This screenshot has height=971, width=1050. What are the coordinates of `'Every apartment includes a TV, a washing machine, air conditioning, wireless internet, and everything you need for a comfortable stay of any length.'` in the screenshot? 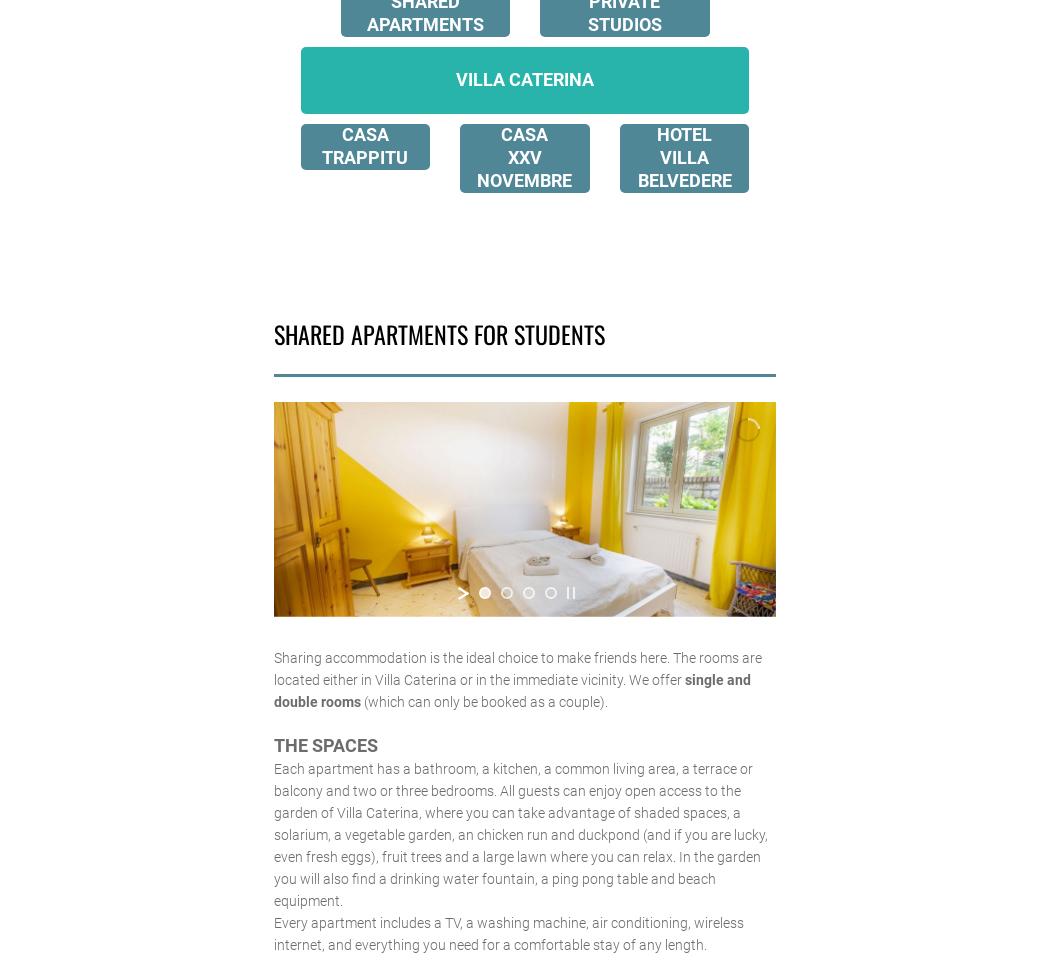 It's located at (506, 932).